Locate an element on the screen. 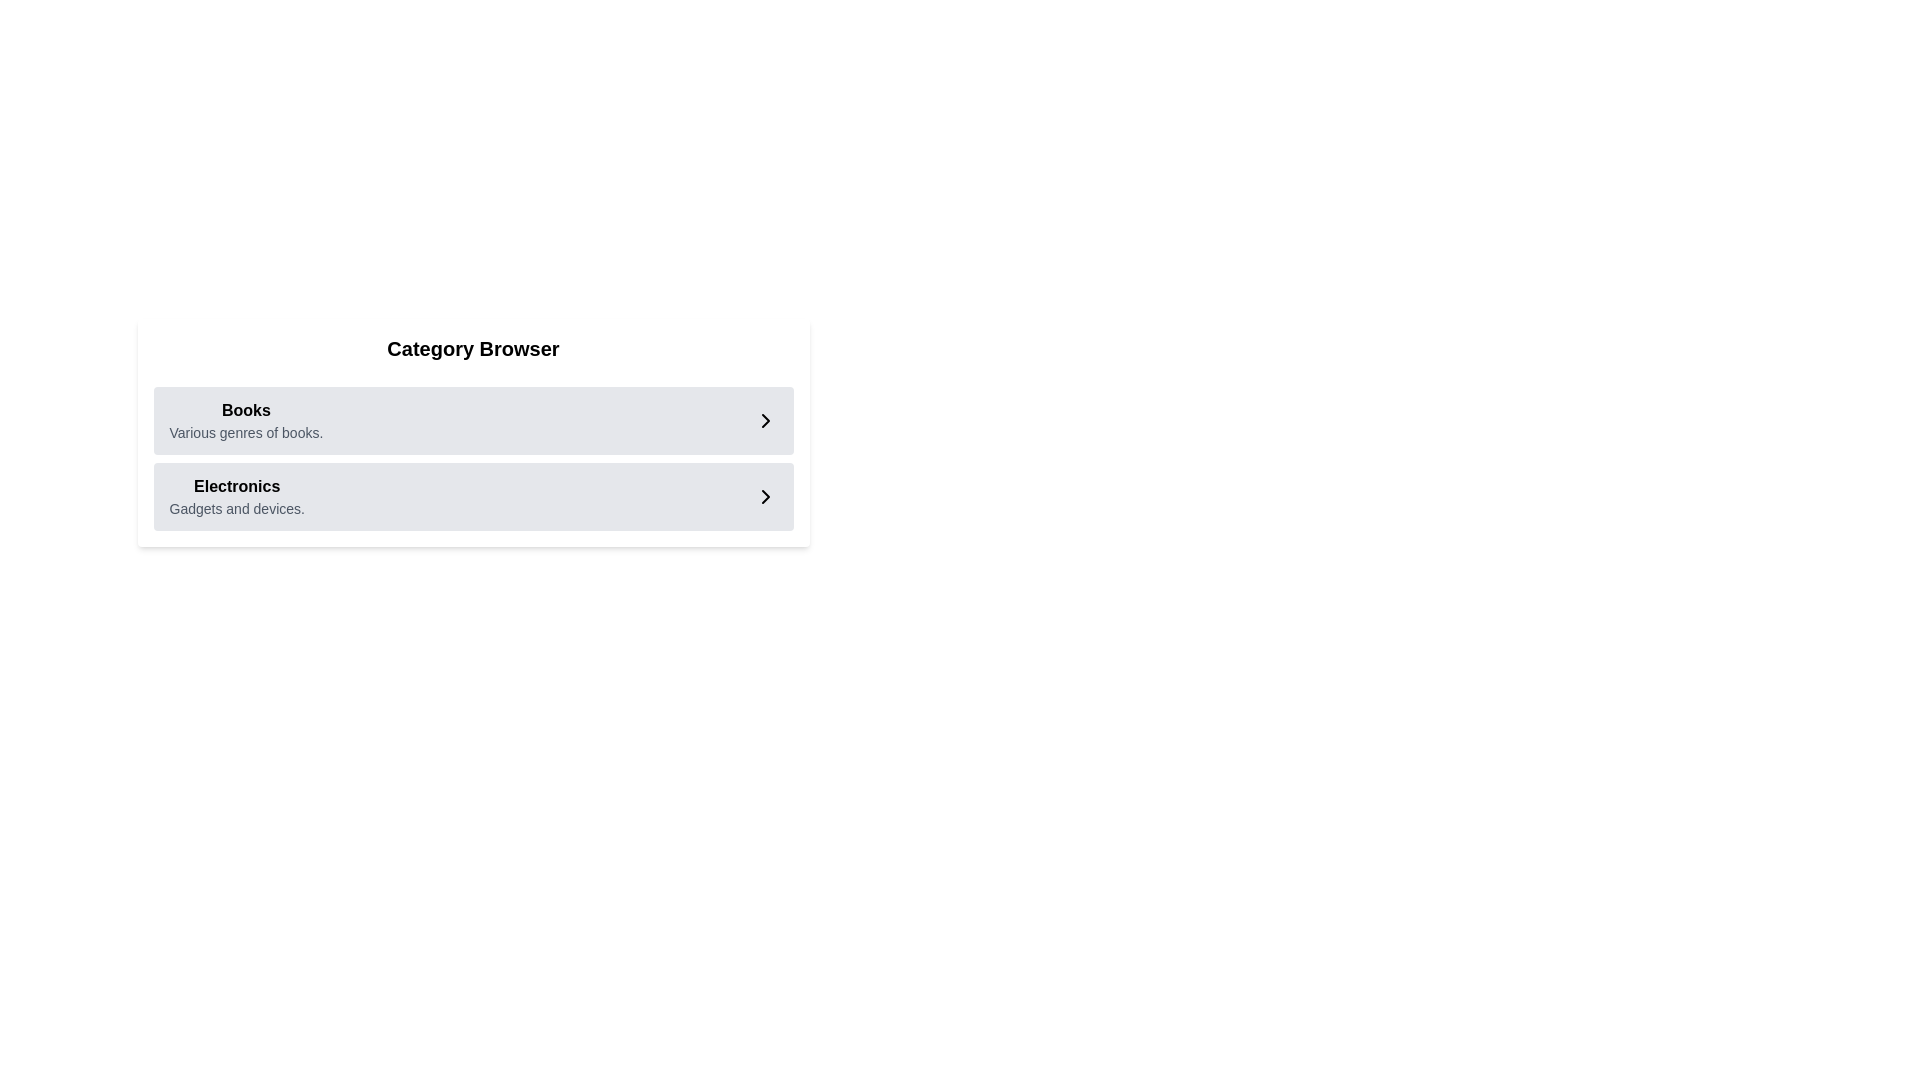 The width and height of the screenshot is (1920, 1080). the static text label displaying the phrase 'Gadgets and devices', which is styled in a small gray font and located below the 'Electronics' label in the category browsing list is located at coordinates (237, 508).